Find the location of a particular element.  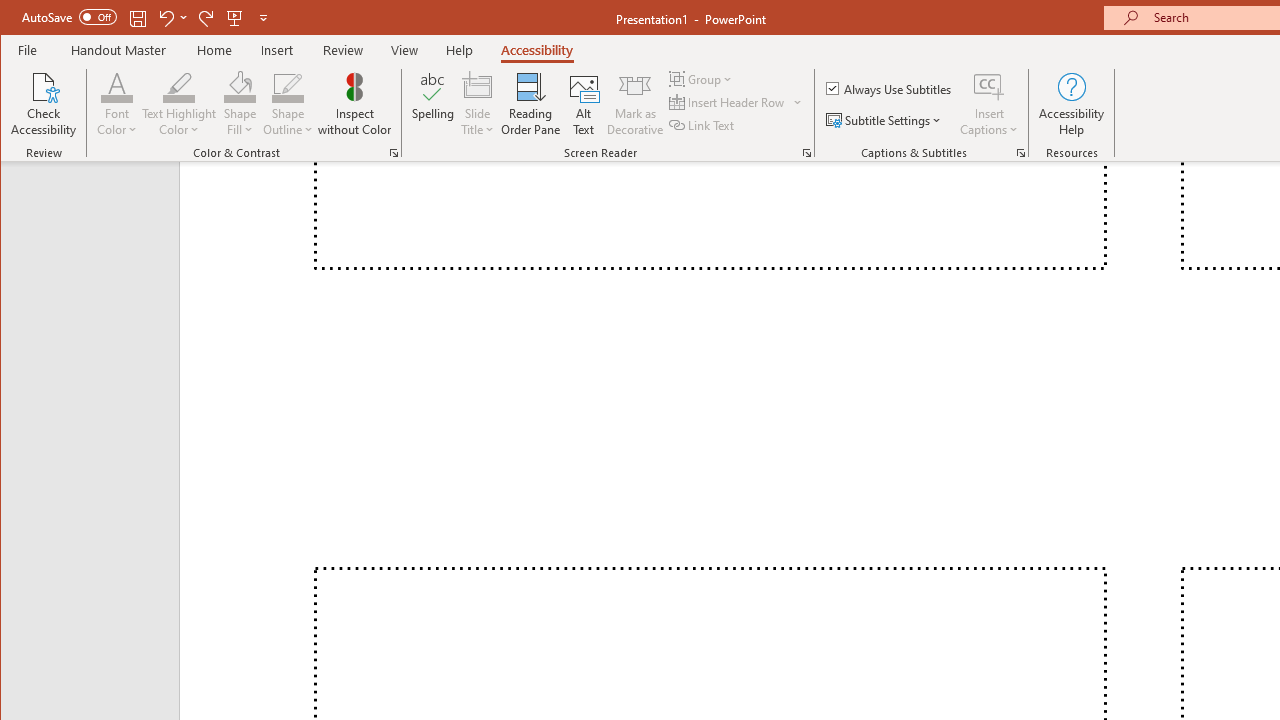

'Help' is located at coordinates (458, 49).